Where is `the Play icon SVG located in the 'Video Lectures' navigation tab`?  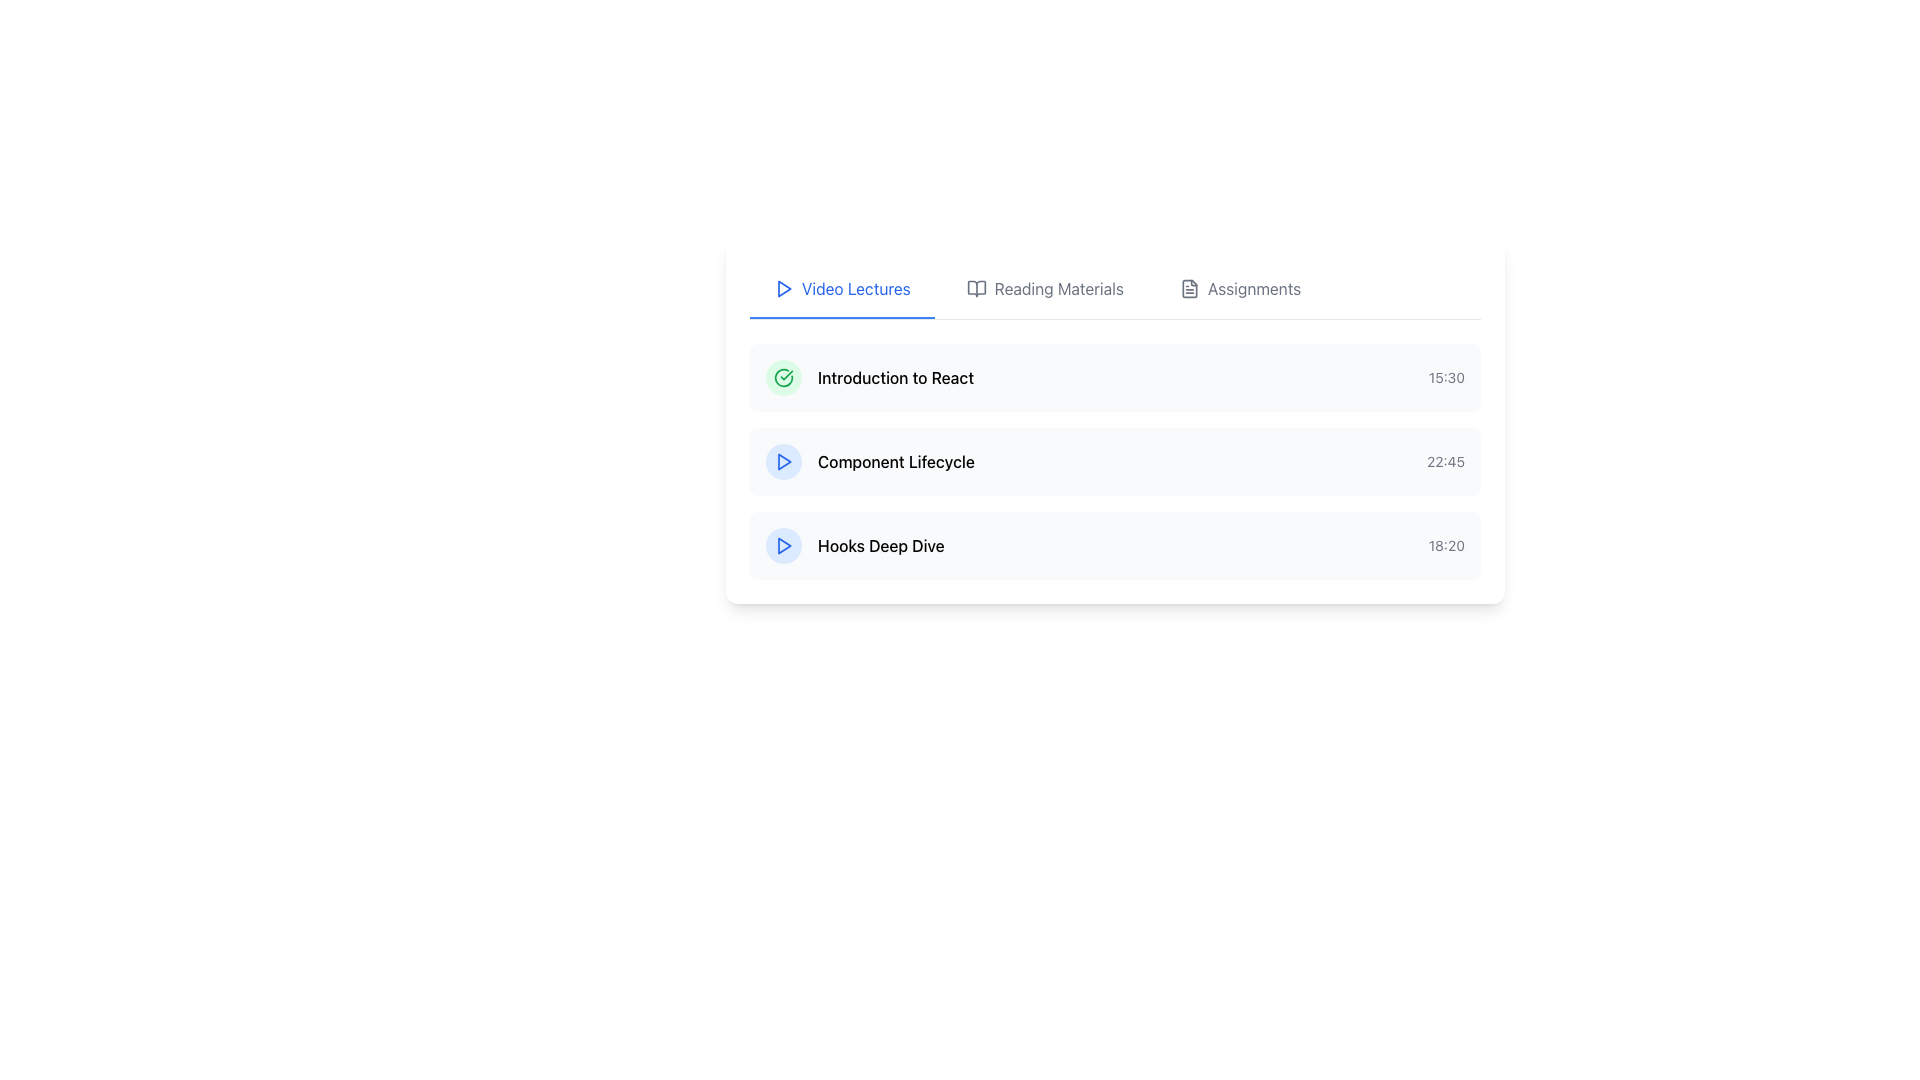
the Play icon SVG located in the 'Video Lectures' navigation tab is located at coordinates (782, 289).